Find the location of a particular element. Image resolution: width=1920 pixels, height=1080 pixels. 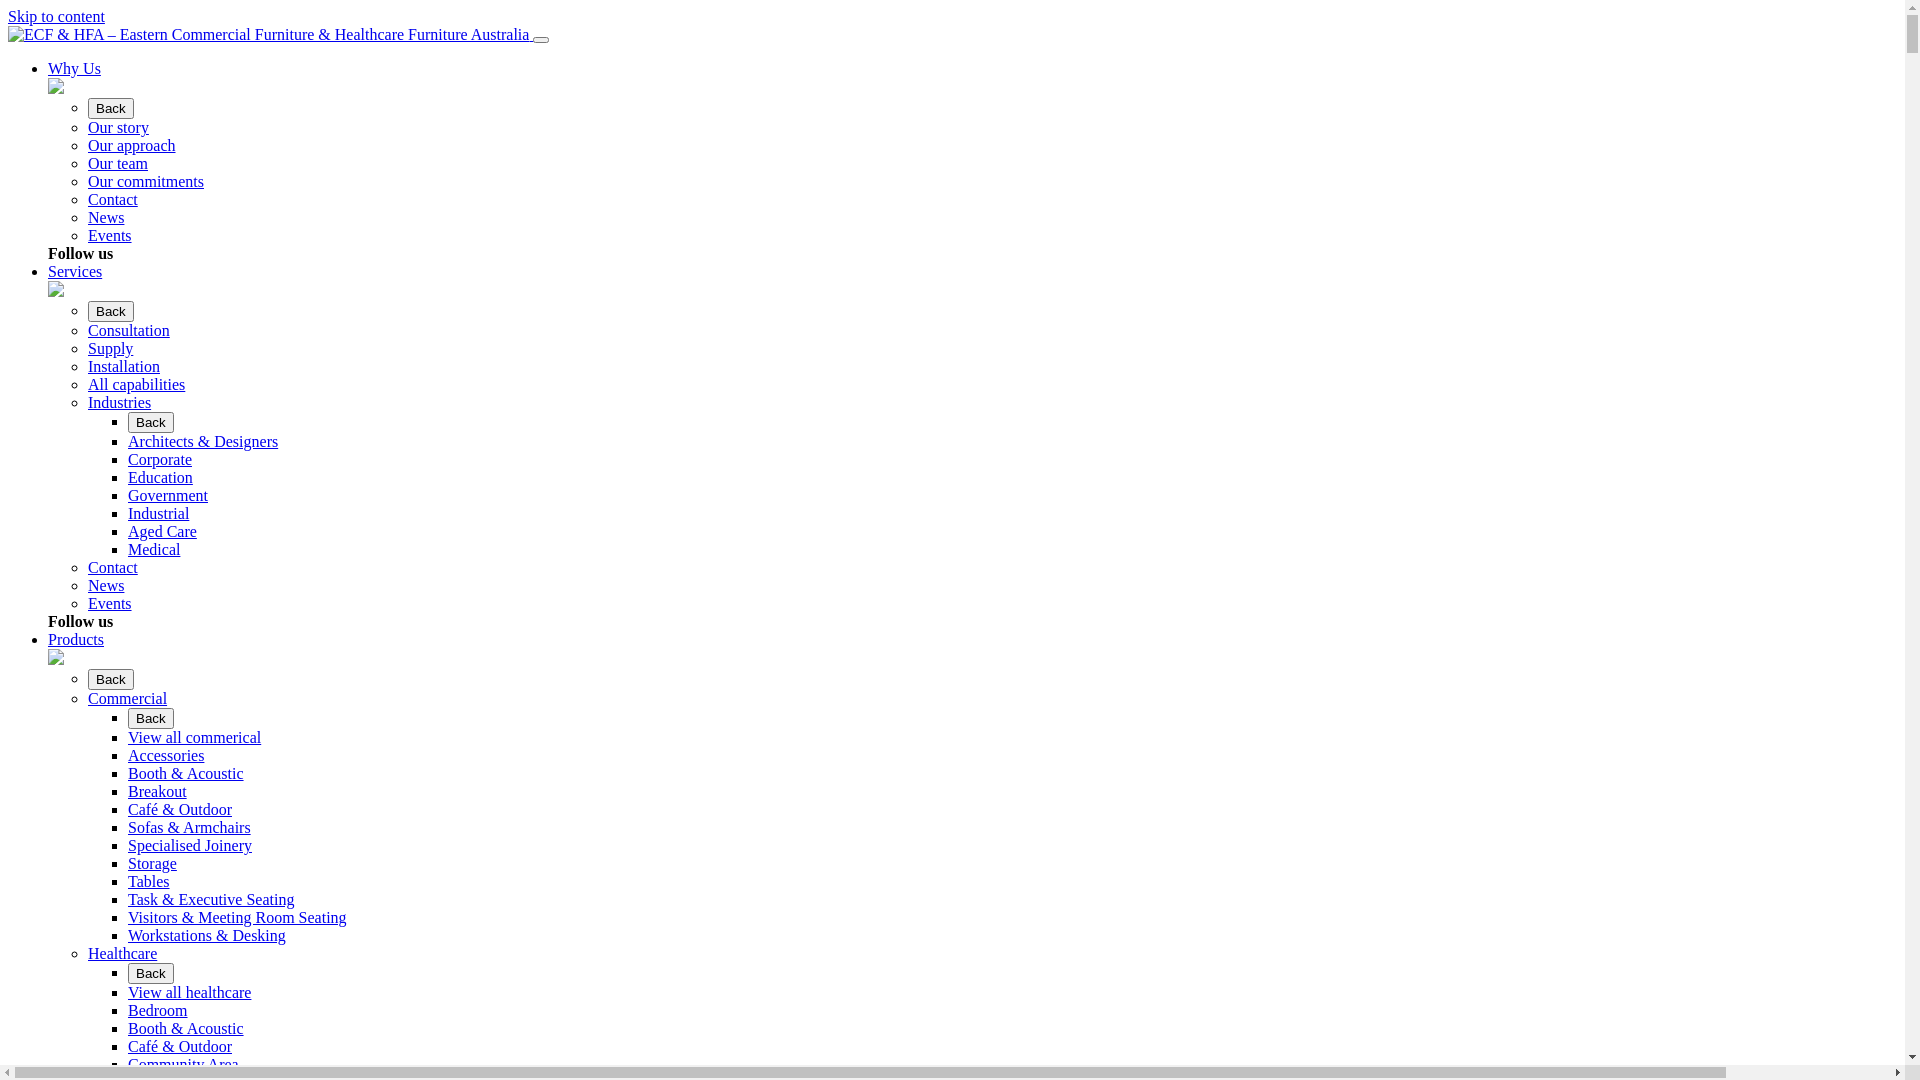

'Our approach' is located at coordinates (130, 144).